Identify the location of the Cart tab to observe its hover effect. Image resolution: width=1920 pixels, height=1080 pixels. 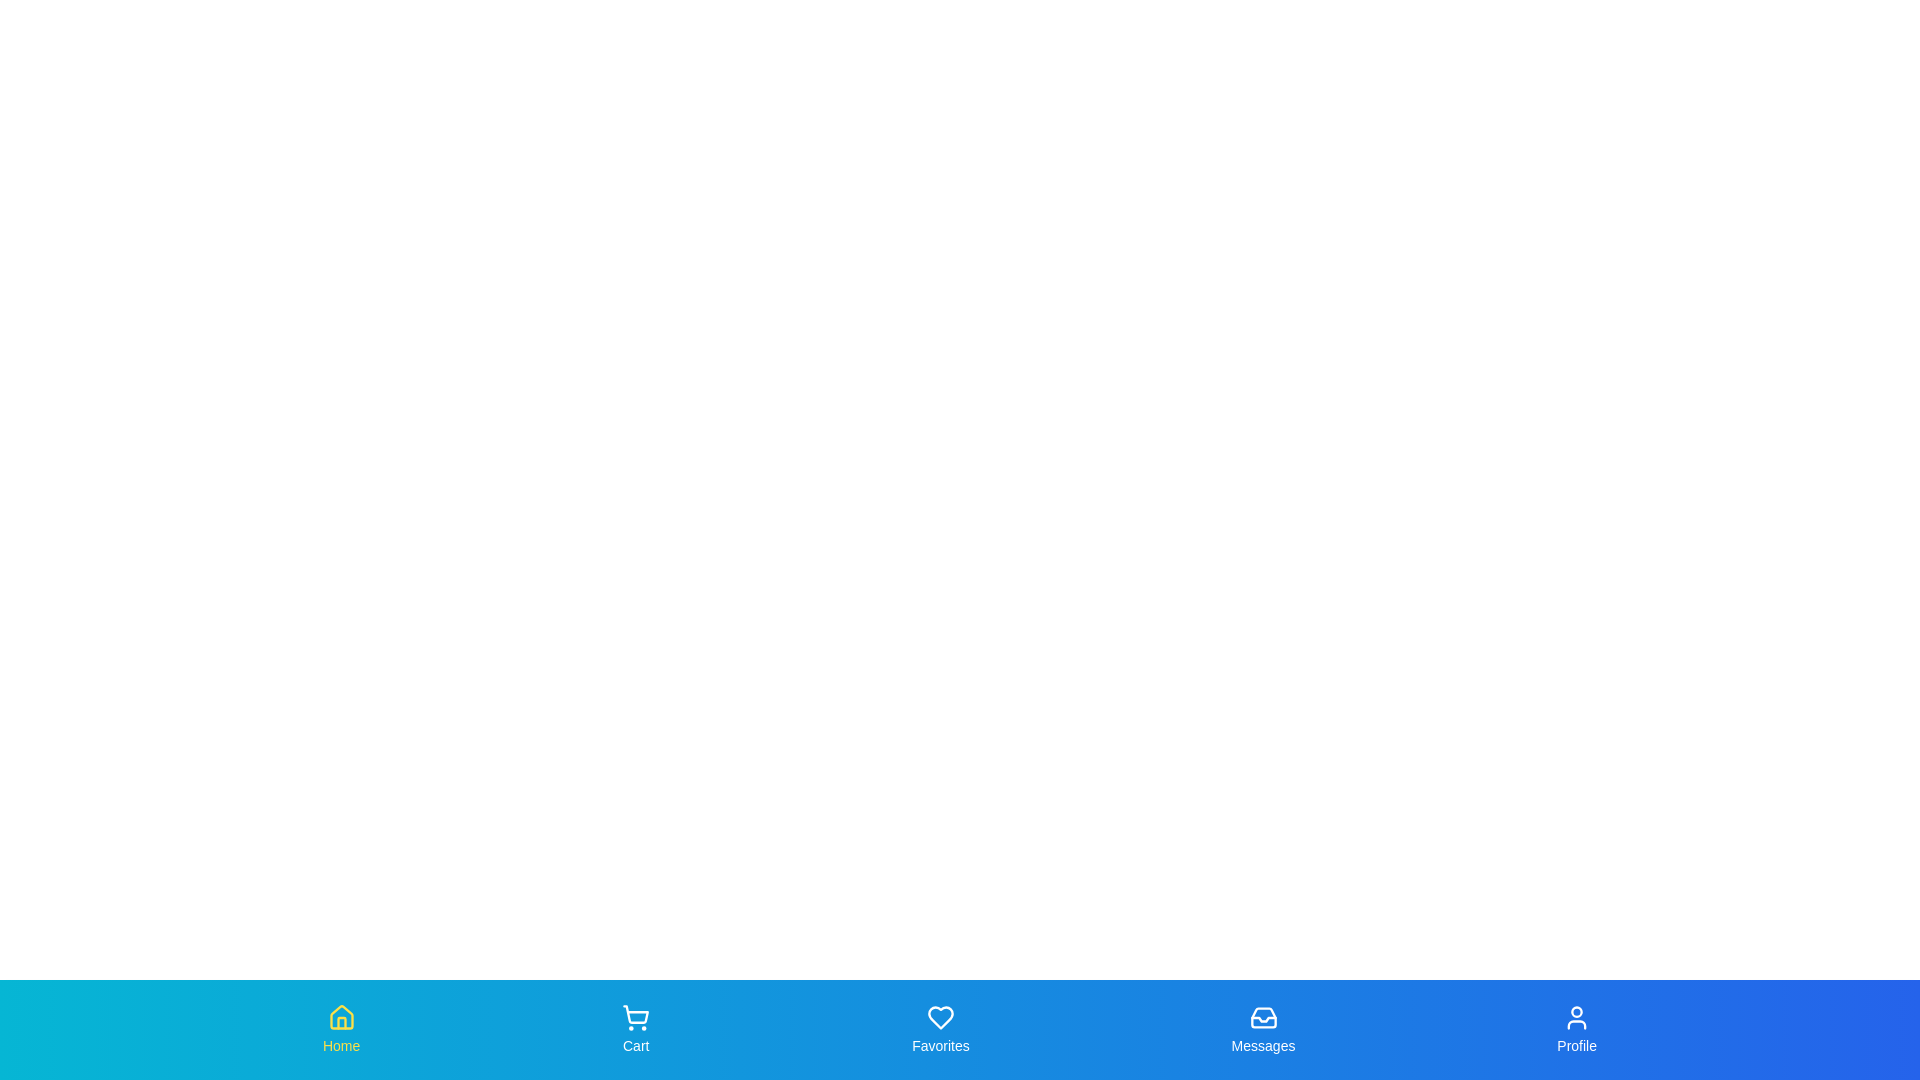
(635, 1029).